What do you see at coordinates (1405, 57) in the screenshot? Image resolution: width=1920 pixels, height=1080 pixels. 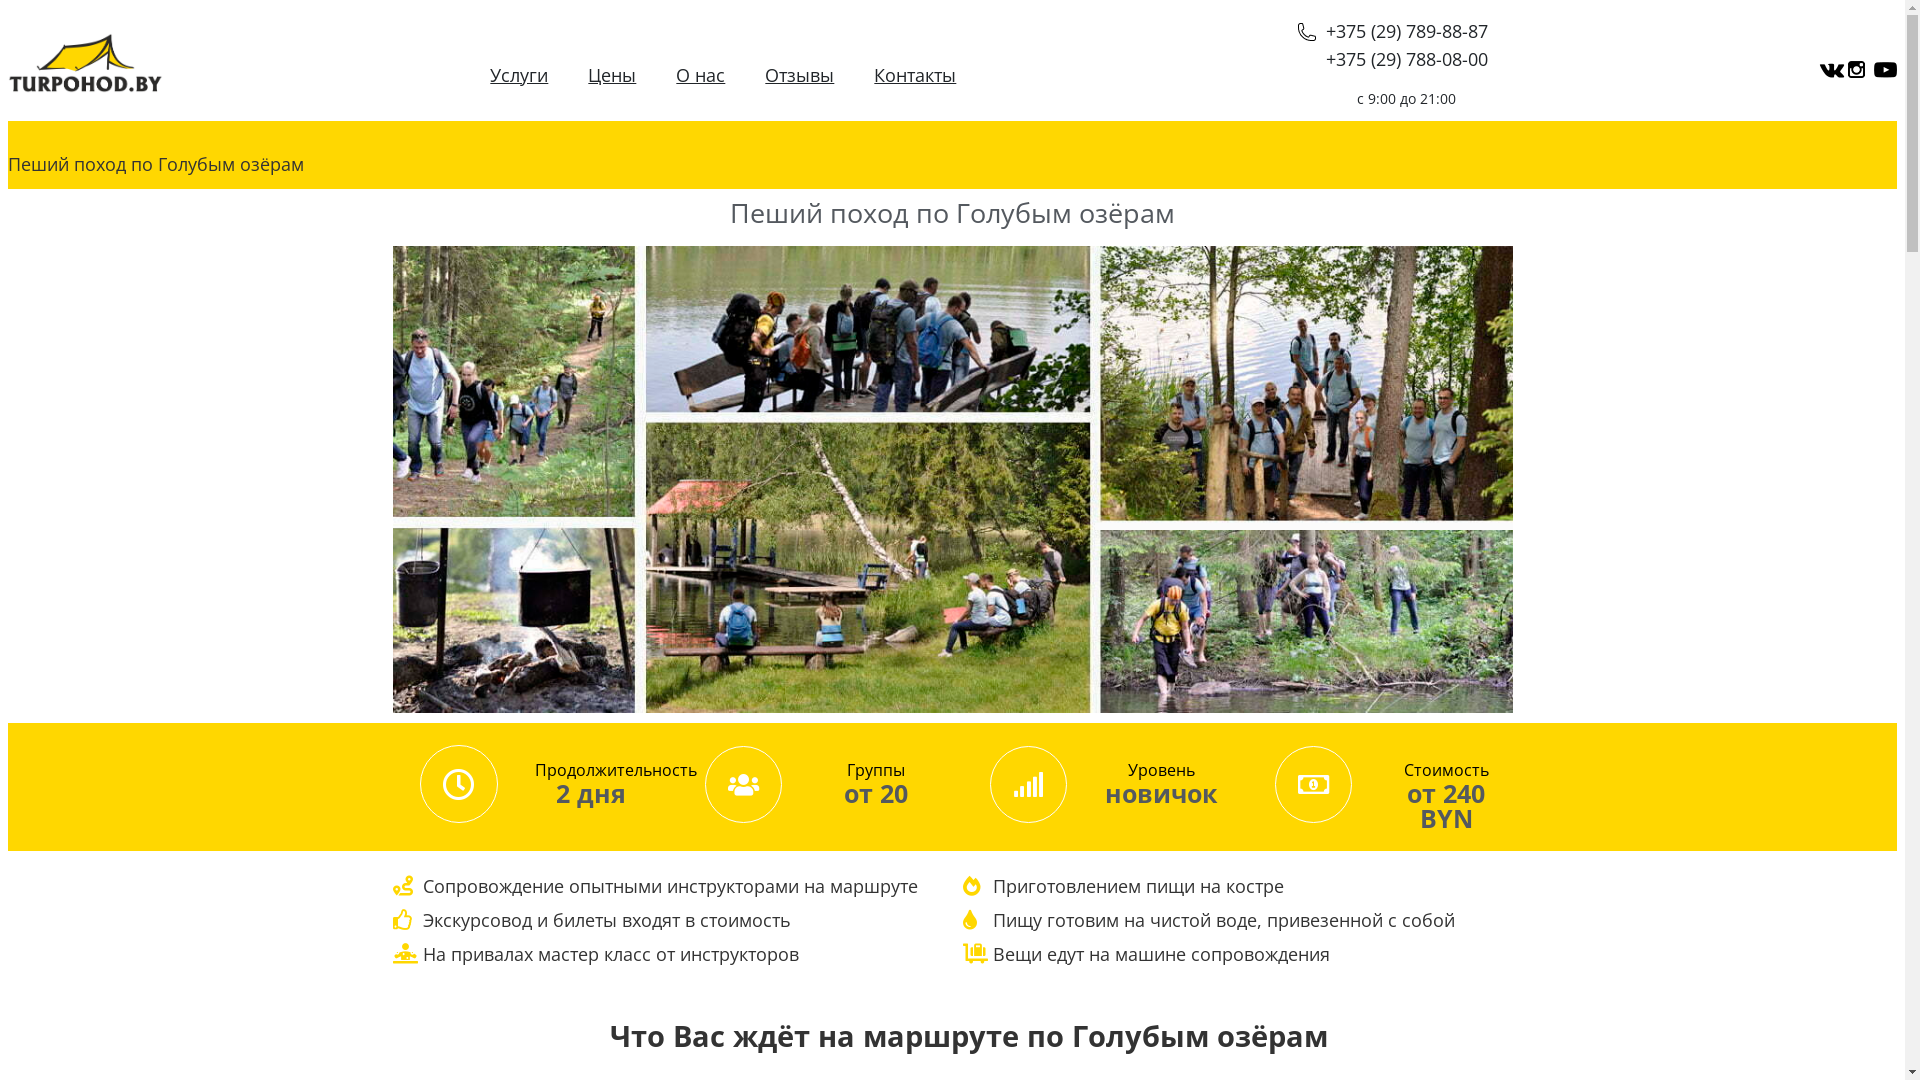 I see `'+375 (29) 788-08-00'` at bounding box center [1405, 57].